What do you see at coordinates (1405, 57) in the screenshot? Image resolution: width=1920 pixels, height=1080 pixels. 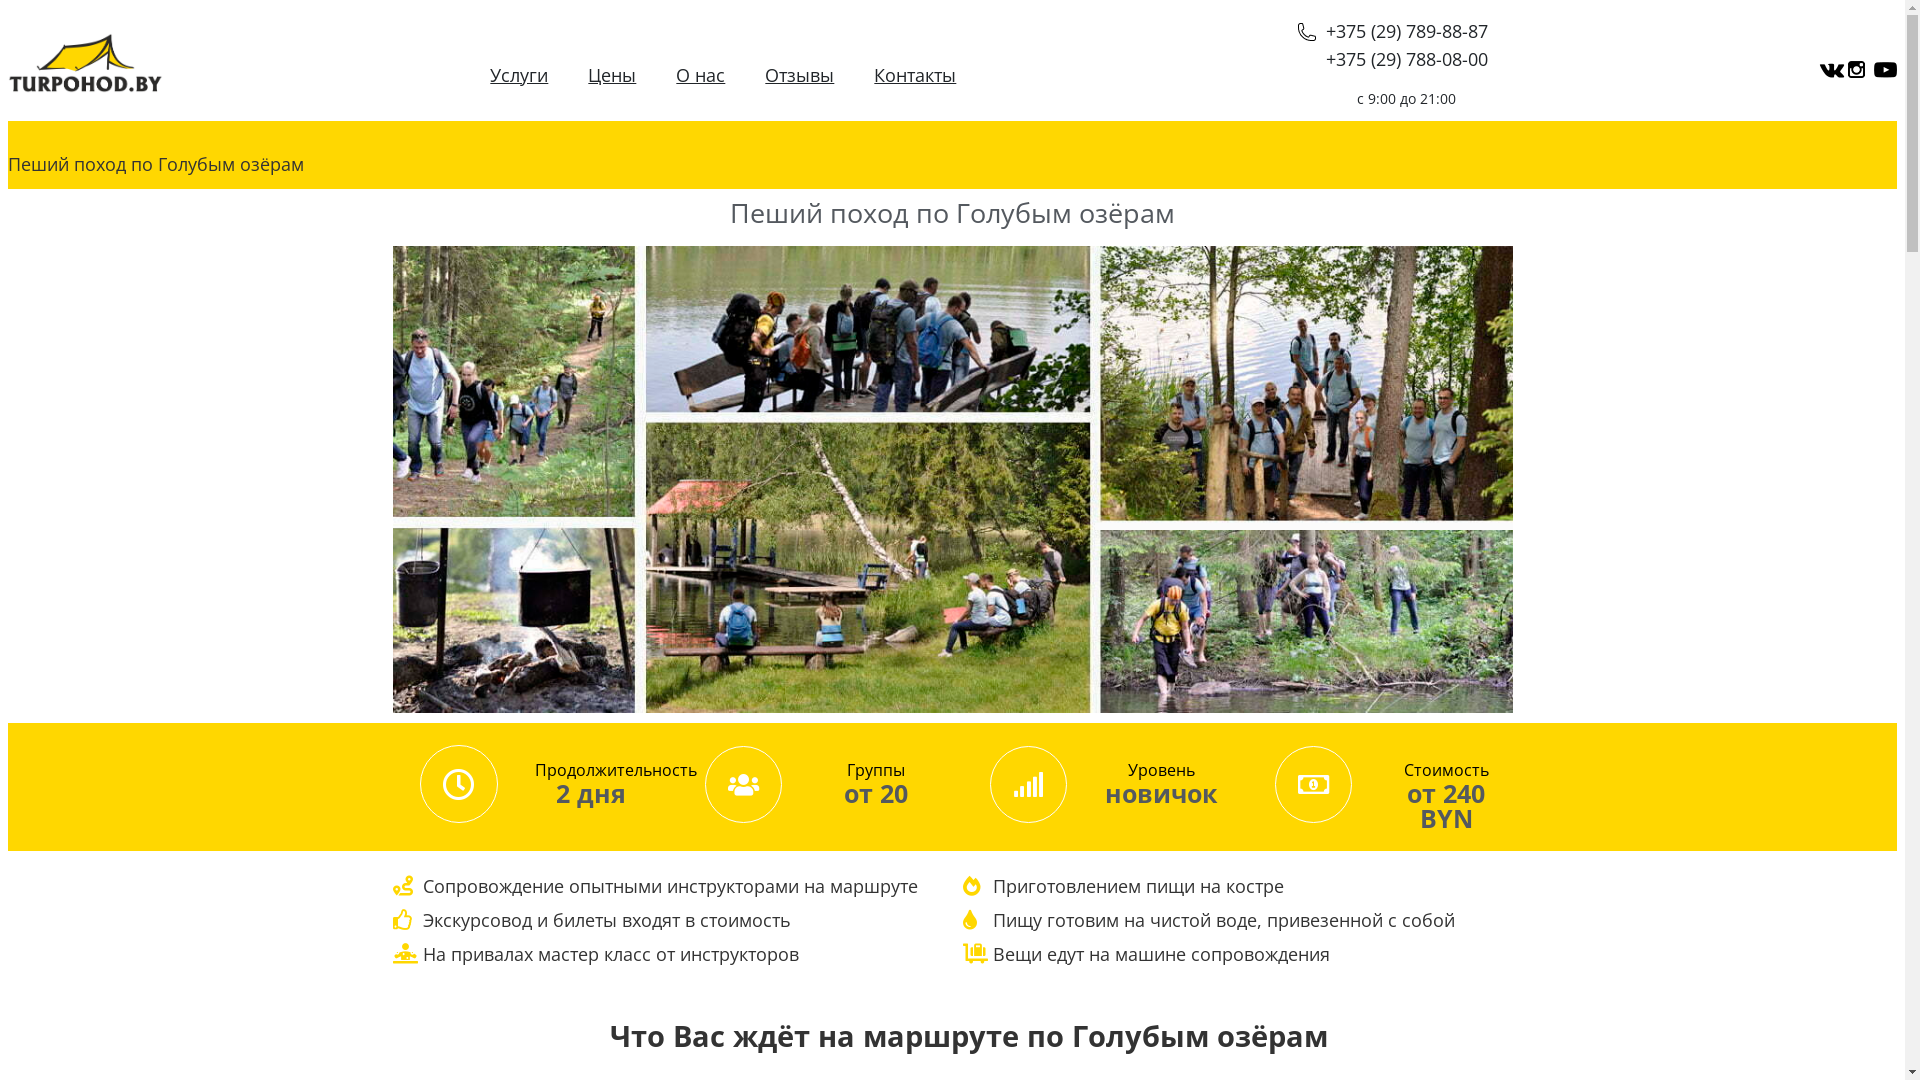 I see `'+375 (29) 788-08-00'` at bounding box center [1405, 57].